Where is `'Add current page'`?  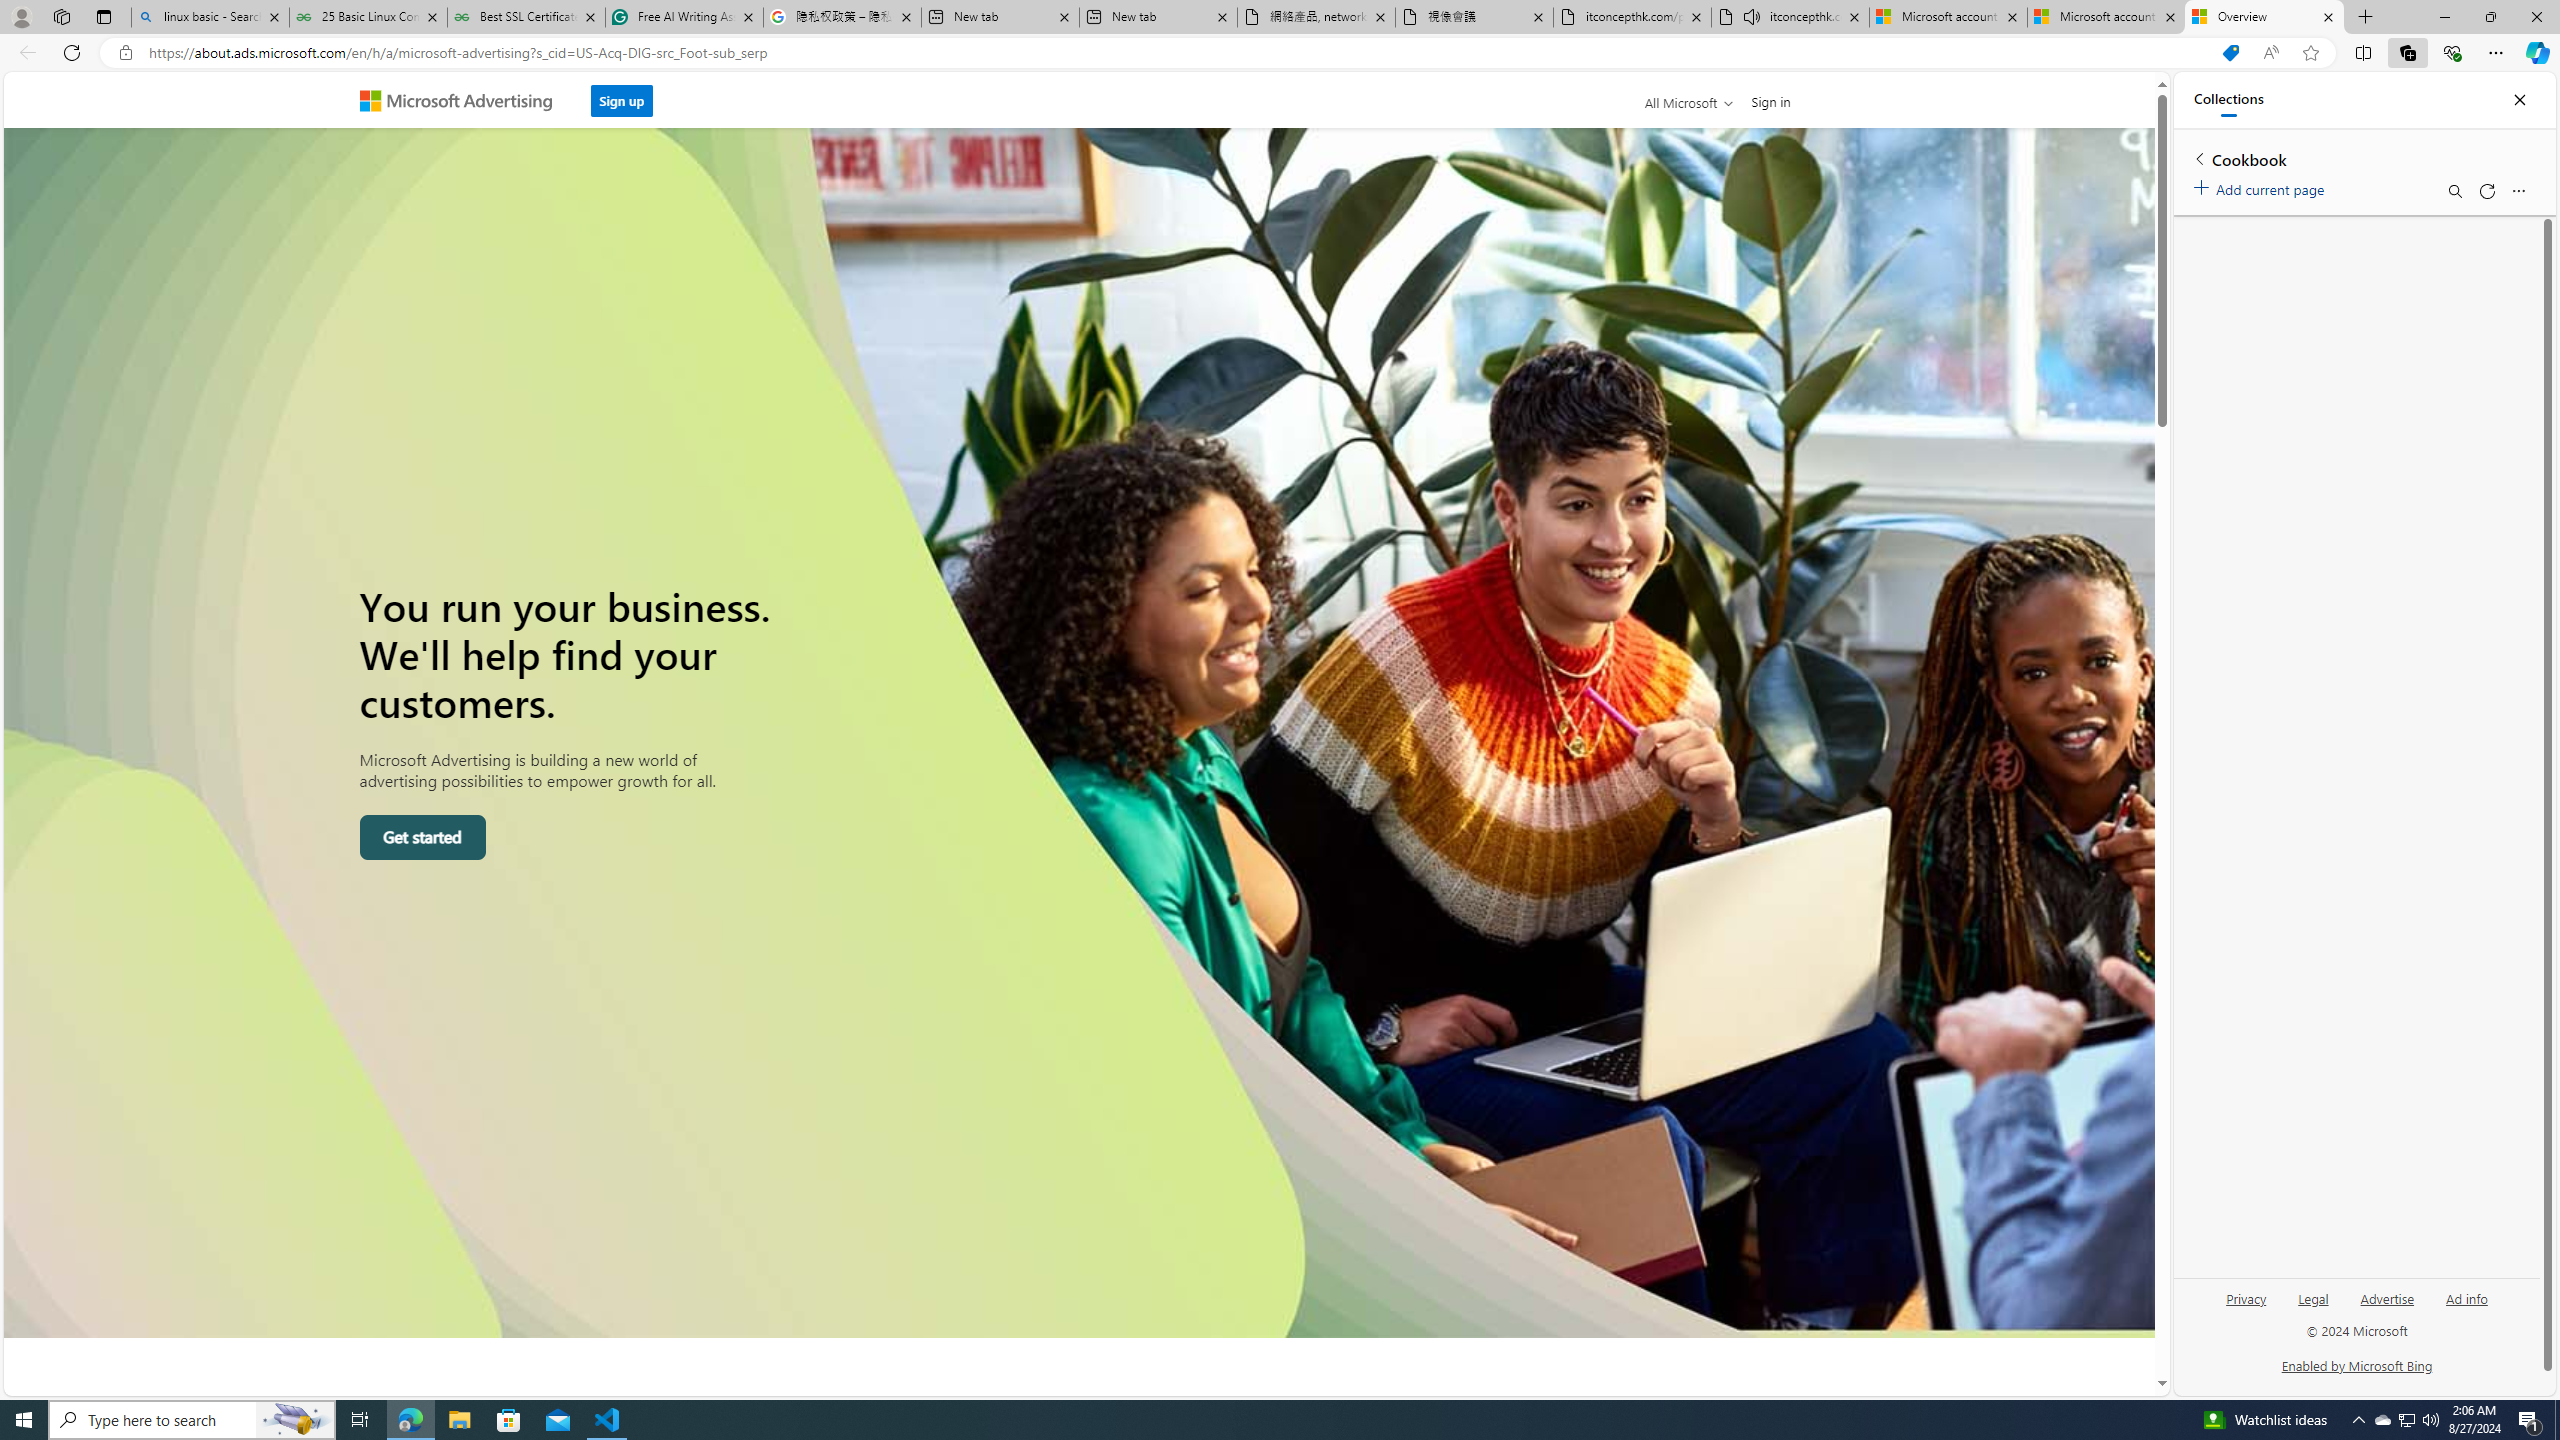
'Add current page' is located at coordinates (2262, 184).